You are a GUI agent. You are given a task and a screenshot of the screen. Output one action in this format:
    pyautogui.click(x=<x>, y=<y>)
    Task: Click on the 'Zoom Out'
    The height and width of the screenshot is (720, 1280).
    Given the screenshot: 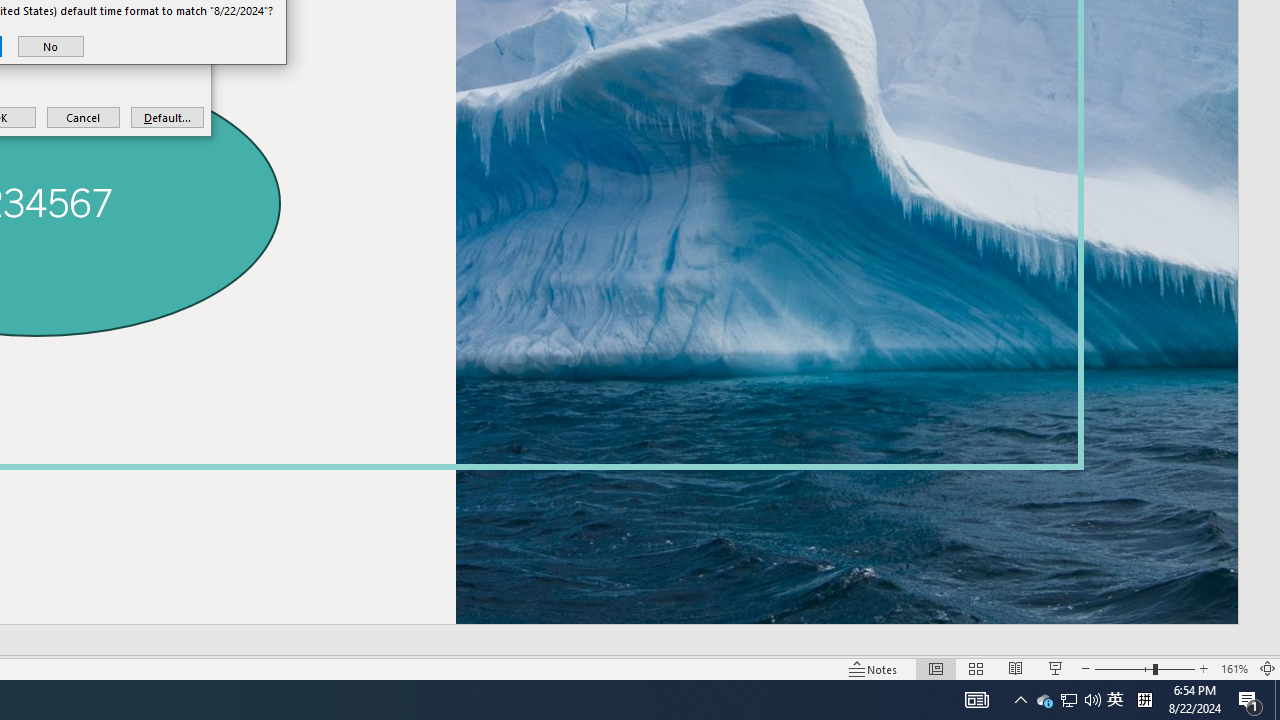 What is the action you would take?
    pyautogui.click(x=1123, y=669)
    